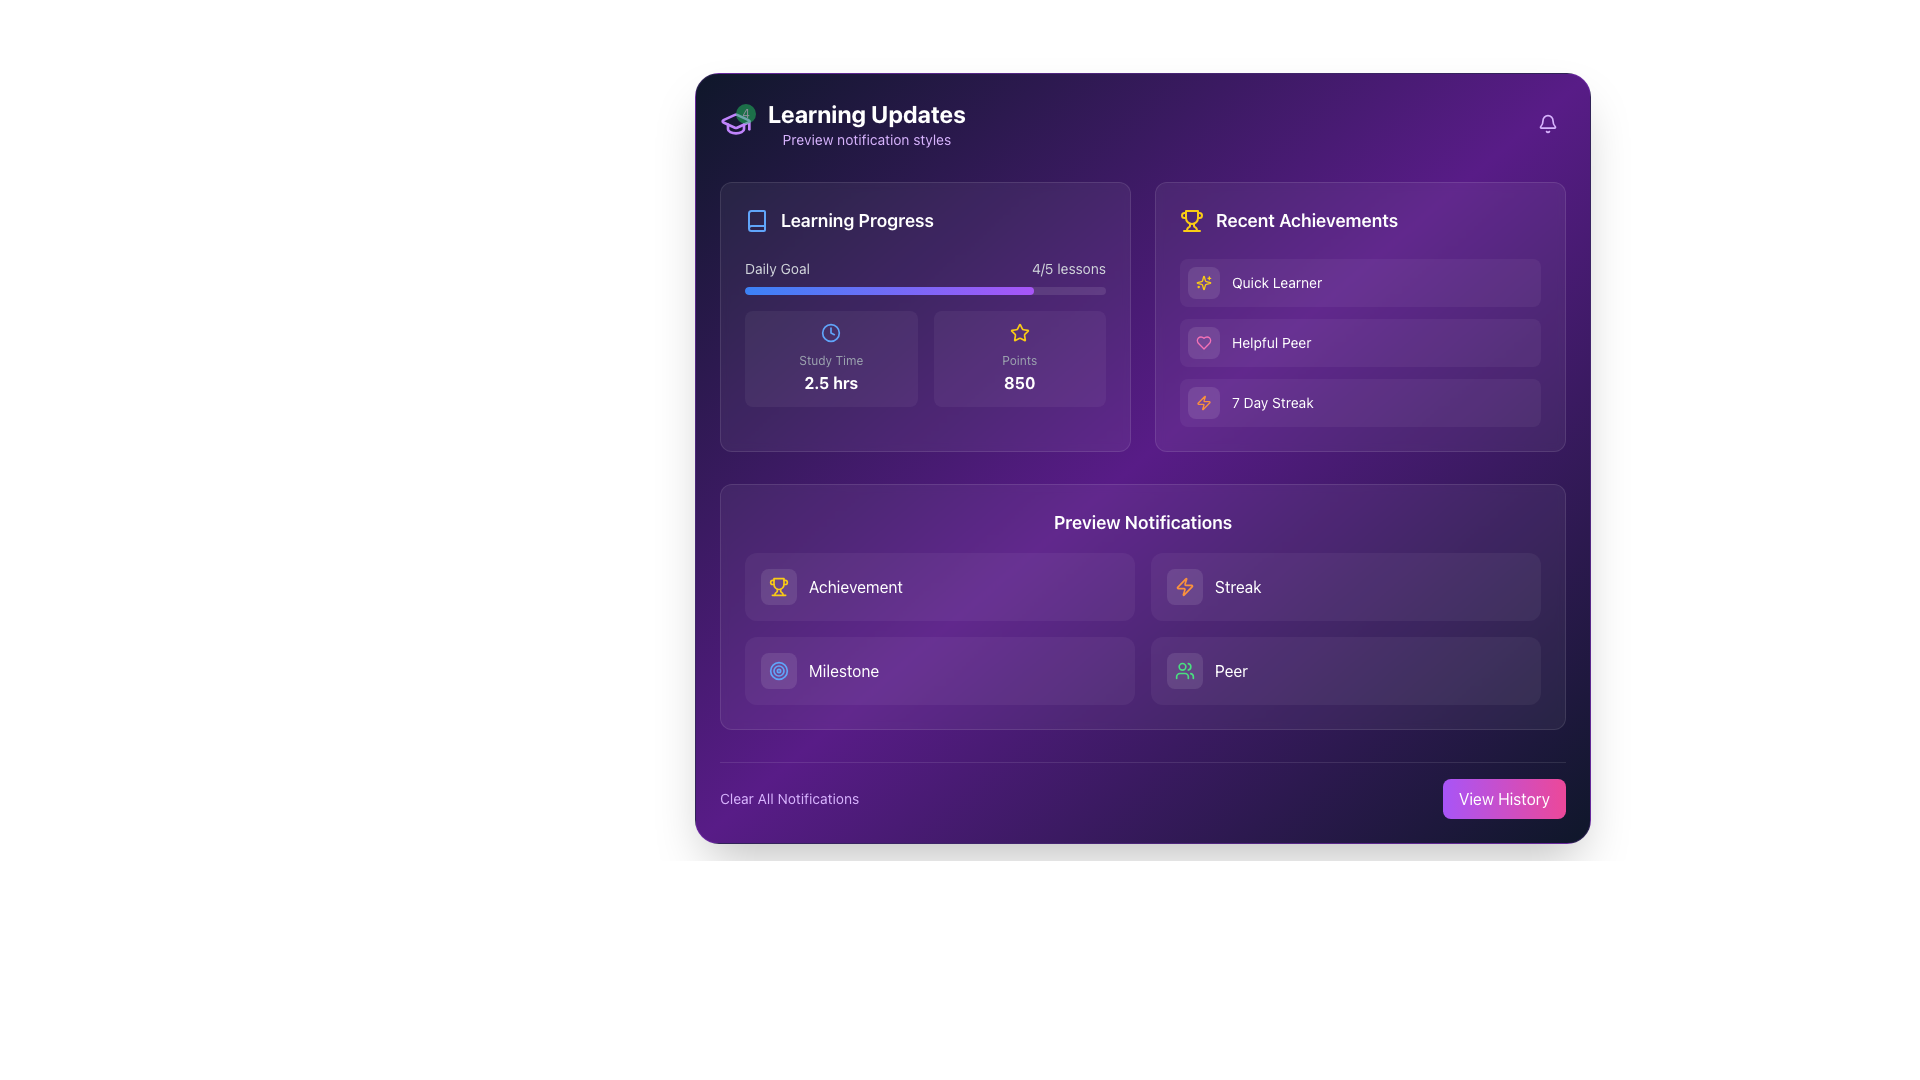 The image size is (1920, 1080). I want to click on the 'Recent Achievements' section, so click(1360, 315).